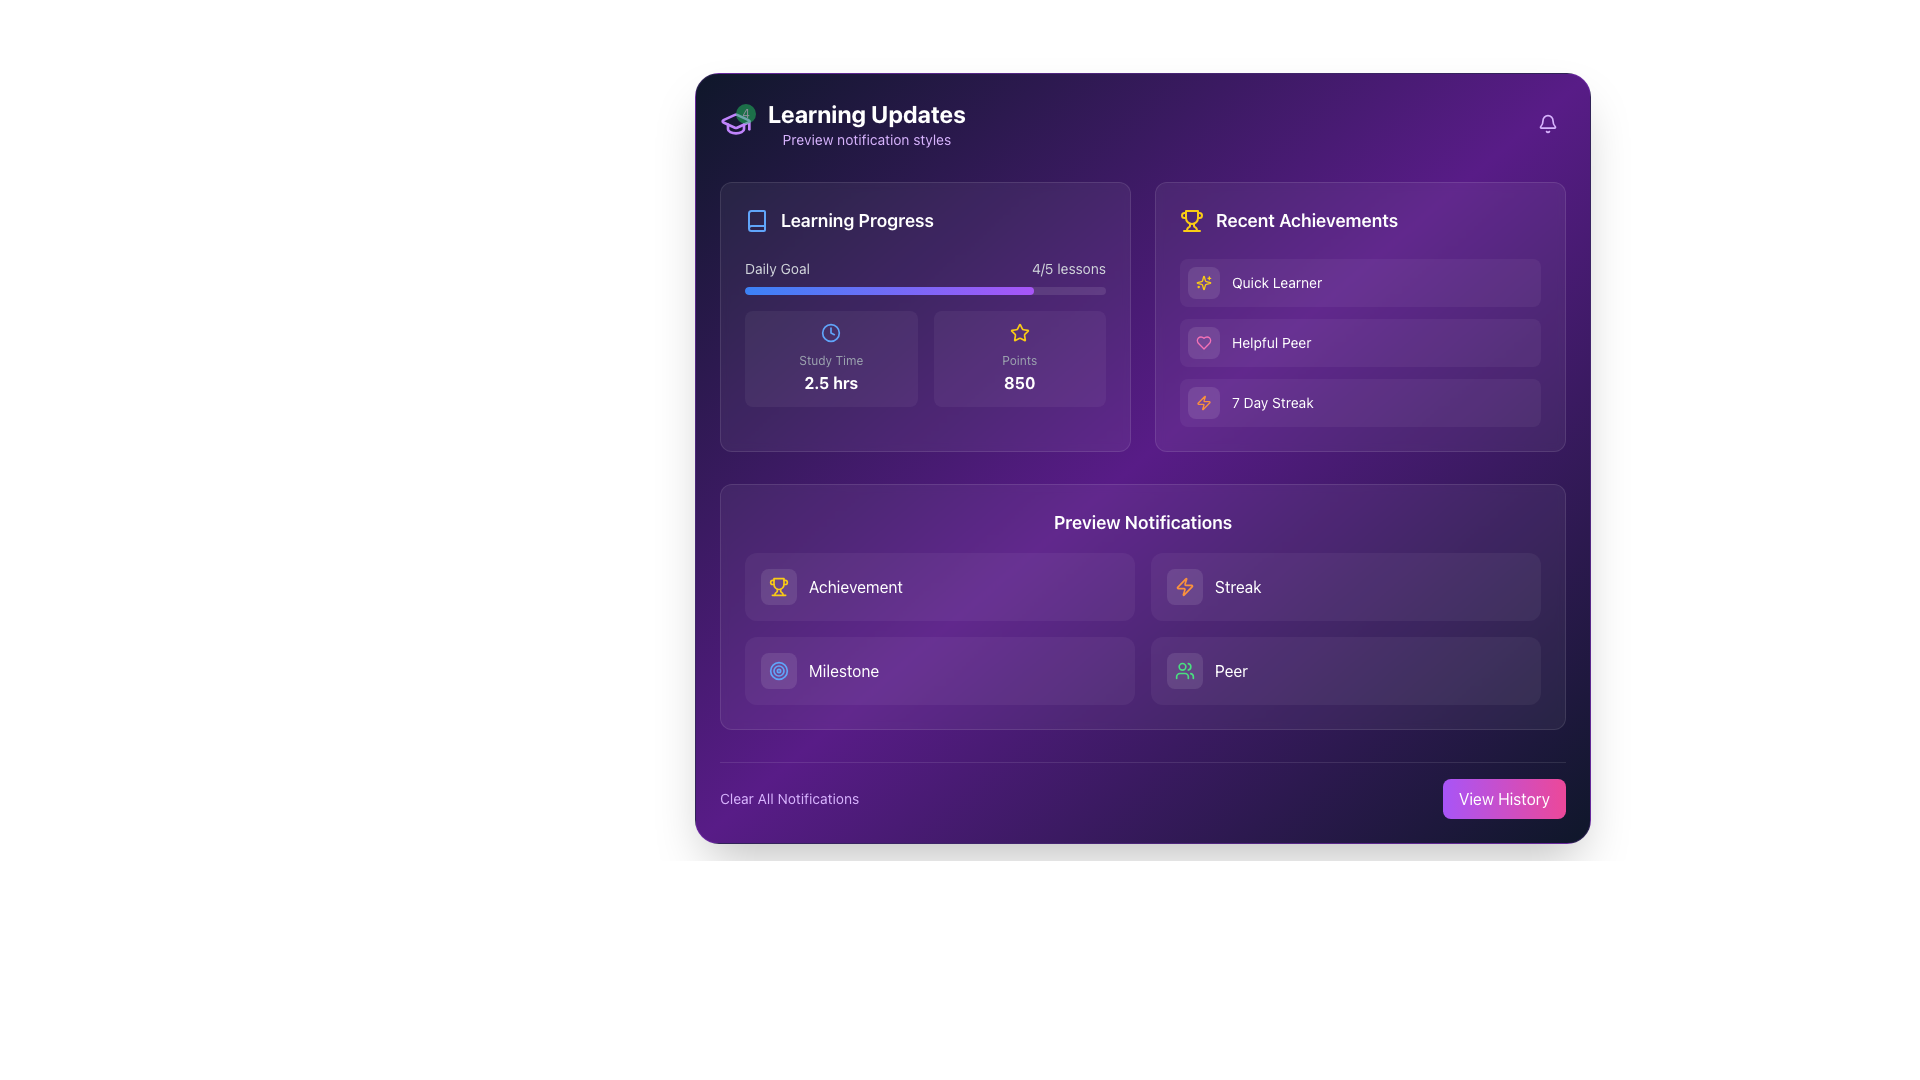 The image size is (1920, 1080). I want to click on the 'Recent Achievements' section, so click(1360, 315).